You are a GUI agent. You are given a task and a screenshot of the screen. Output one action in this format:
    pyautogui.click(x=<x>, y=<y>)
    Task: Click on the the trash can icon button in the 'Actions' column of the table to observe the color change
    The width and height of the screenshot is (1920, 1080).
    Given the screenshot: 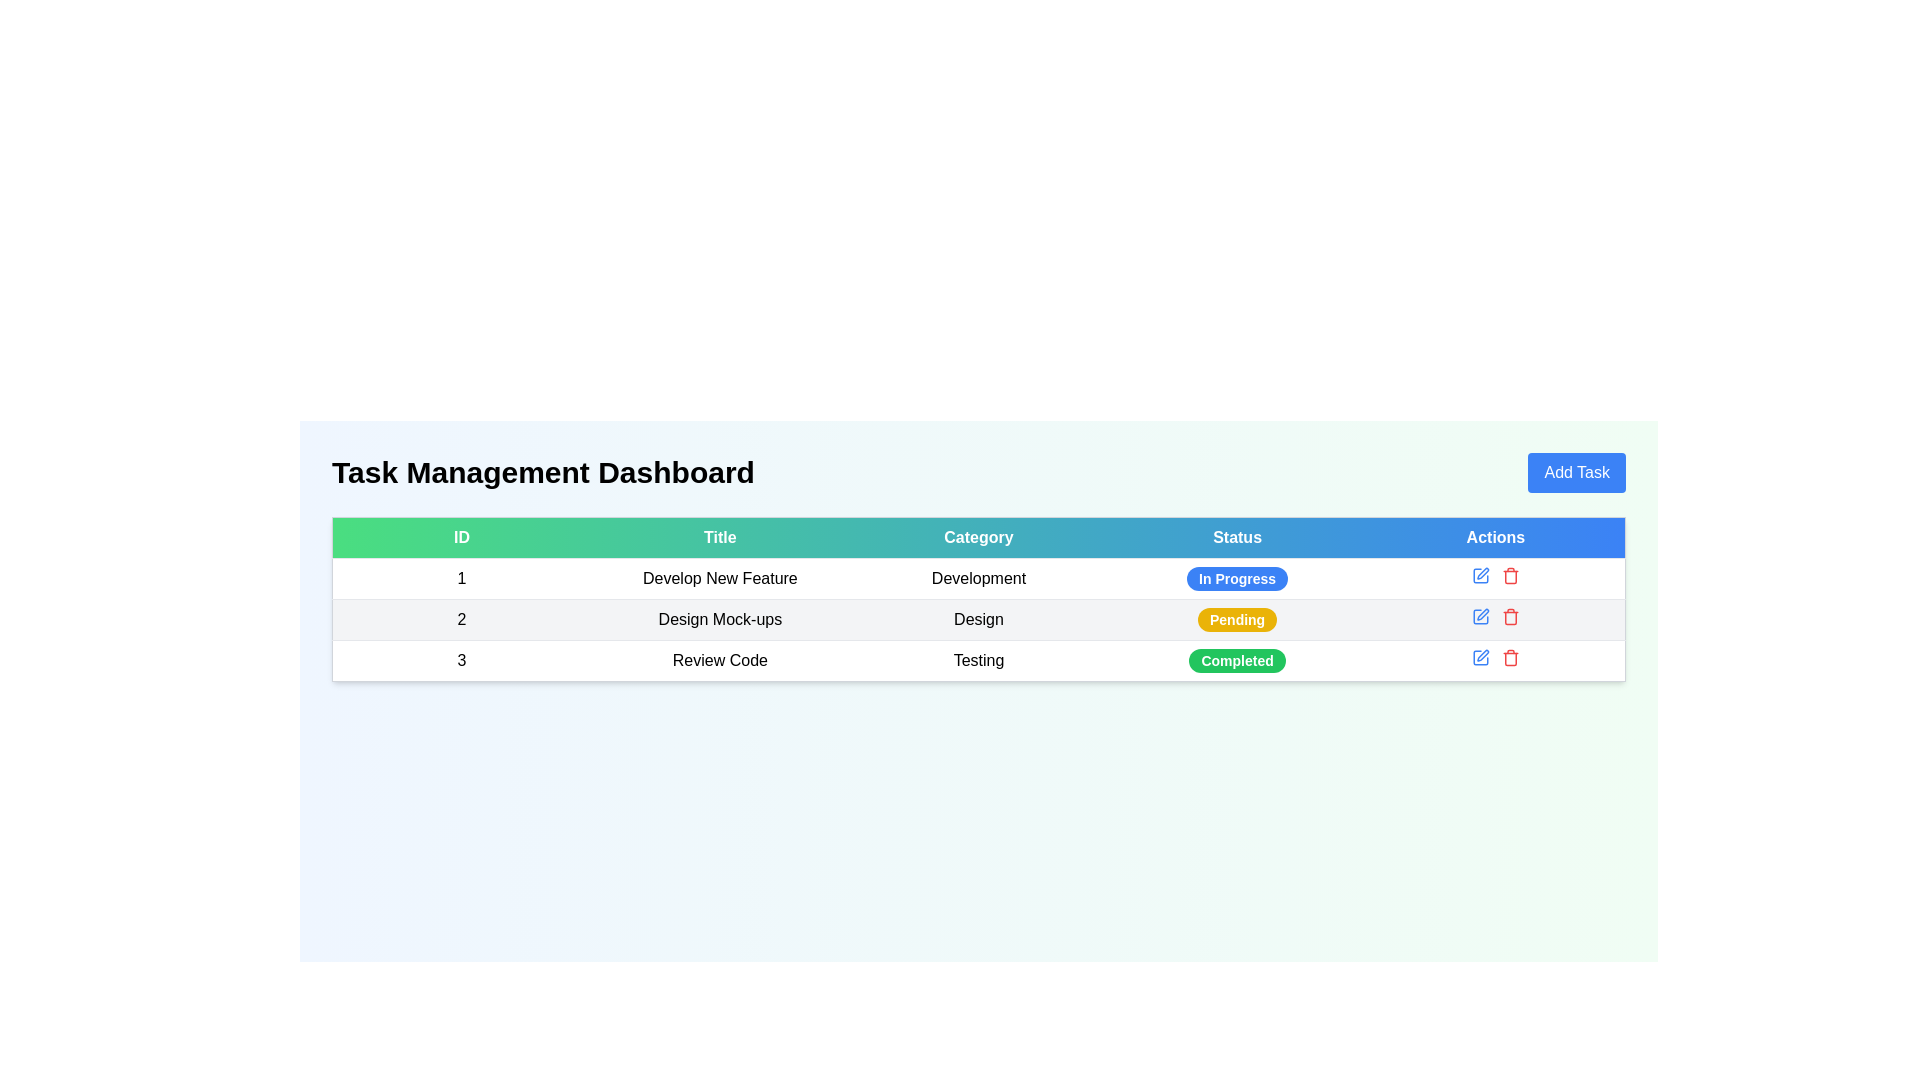 What is the action you would take?
    pyautogui.click(x=1510, y=616)
    